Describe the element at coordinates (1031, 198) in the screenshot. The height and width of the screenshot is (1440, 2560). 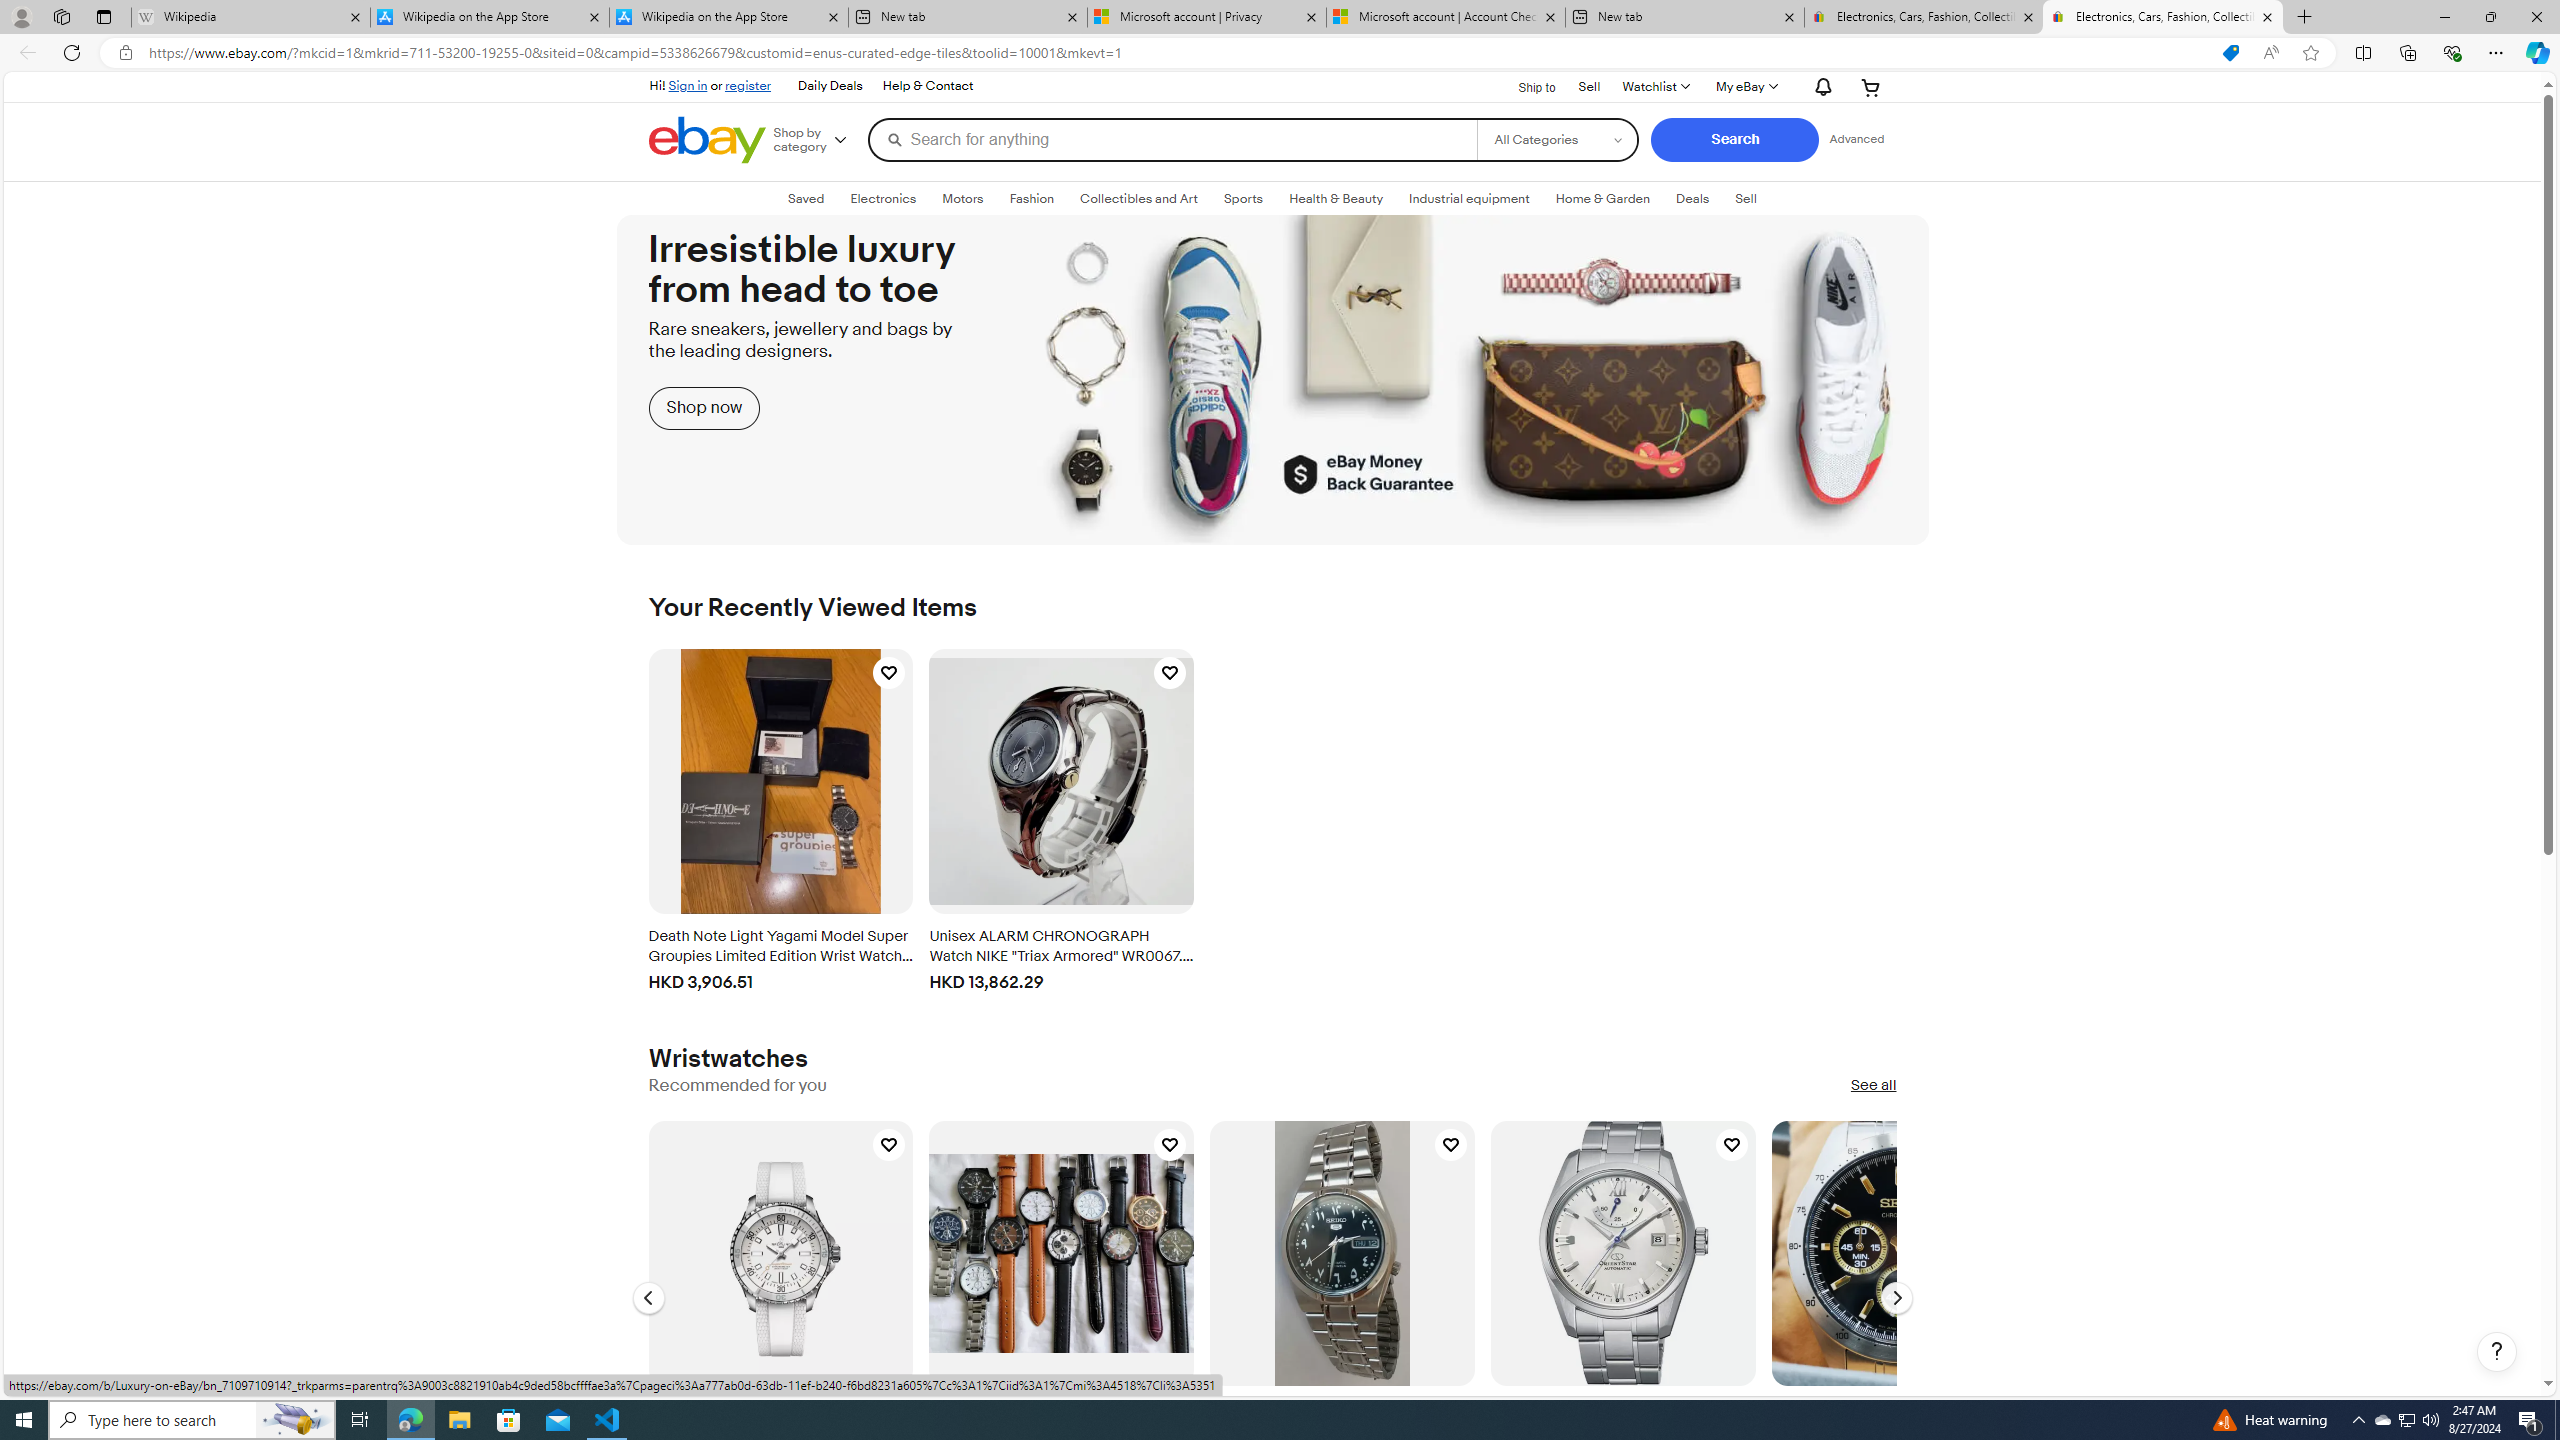
I see `'FashionExpand: Fashion'` at that location.